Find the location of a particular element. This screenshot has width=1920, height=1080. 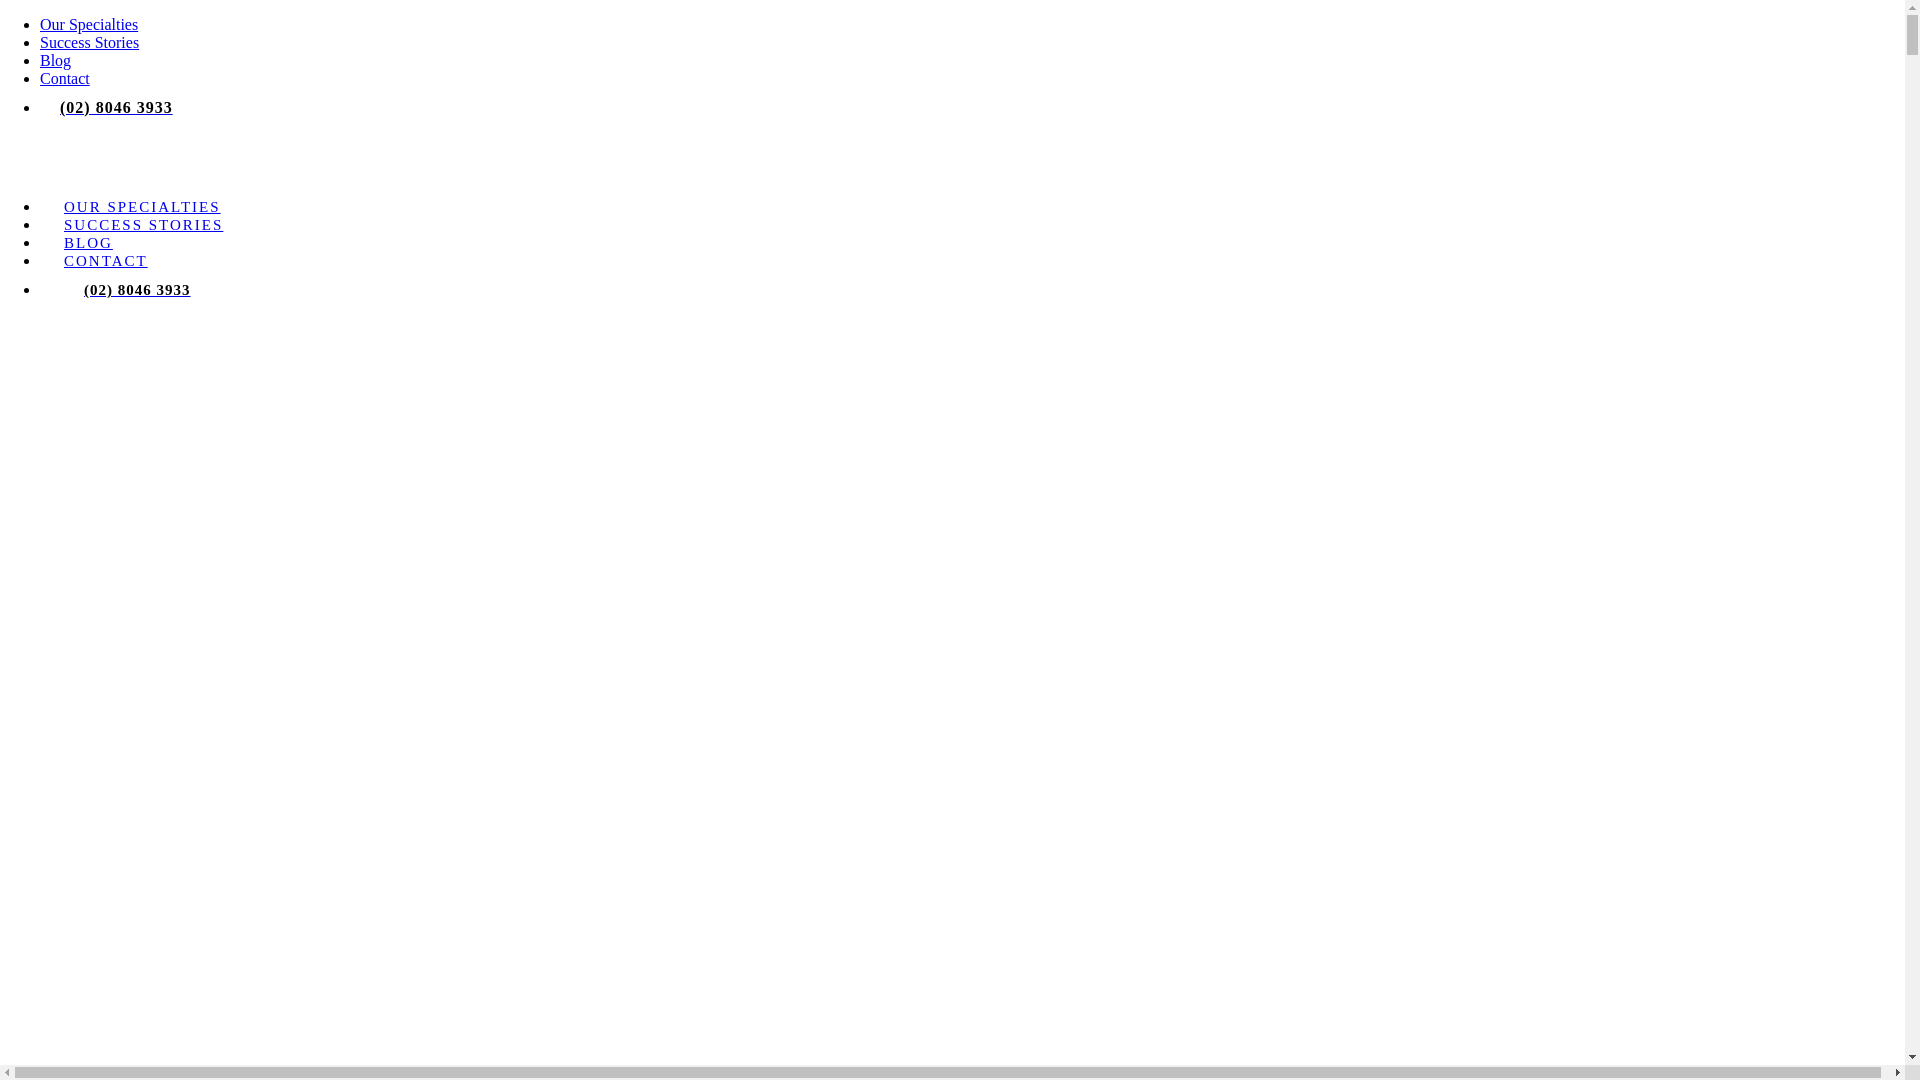

'OUR SPECIALTIES' is located at coordinates (141, 207).